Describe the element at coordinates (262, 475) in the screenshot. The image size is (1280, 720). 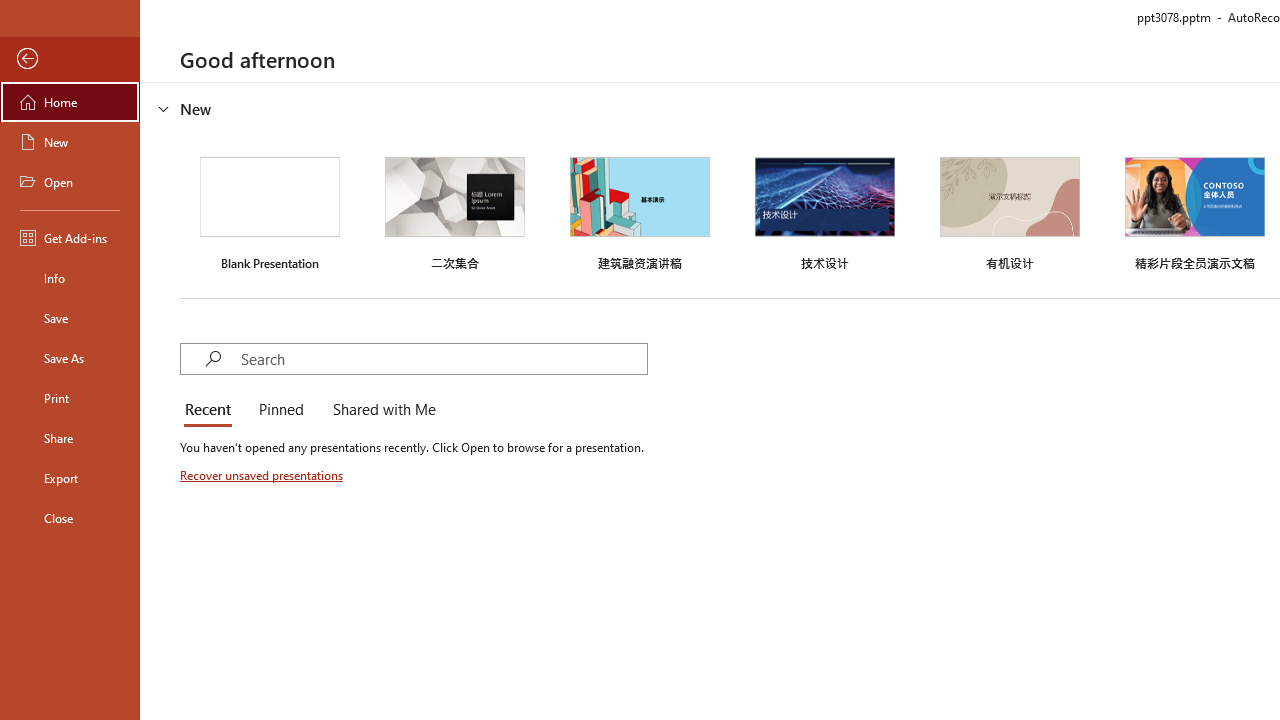
I see `'Recover unsaved presentations'` at that location.